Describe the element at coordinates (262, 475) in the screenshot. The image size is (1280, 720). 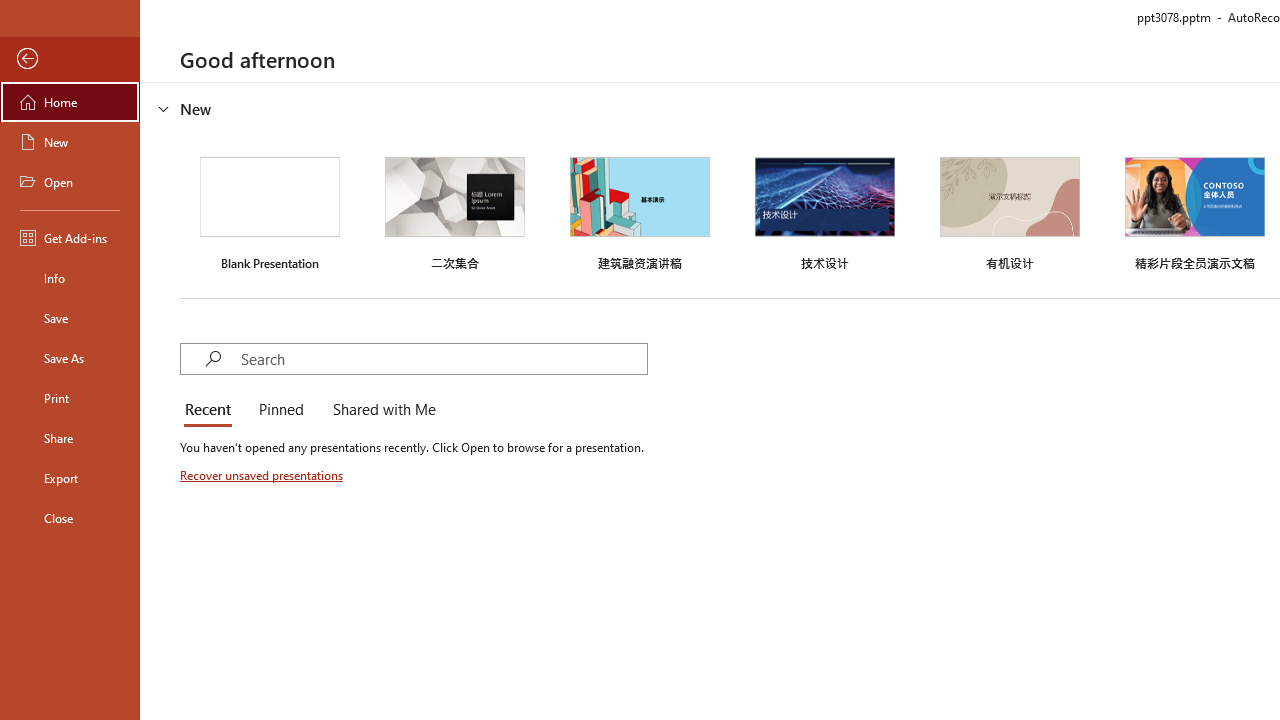
I see `'Recover unsaved presentations'` at that location.